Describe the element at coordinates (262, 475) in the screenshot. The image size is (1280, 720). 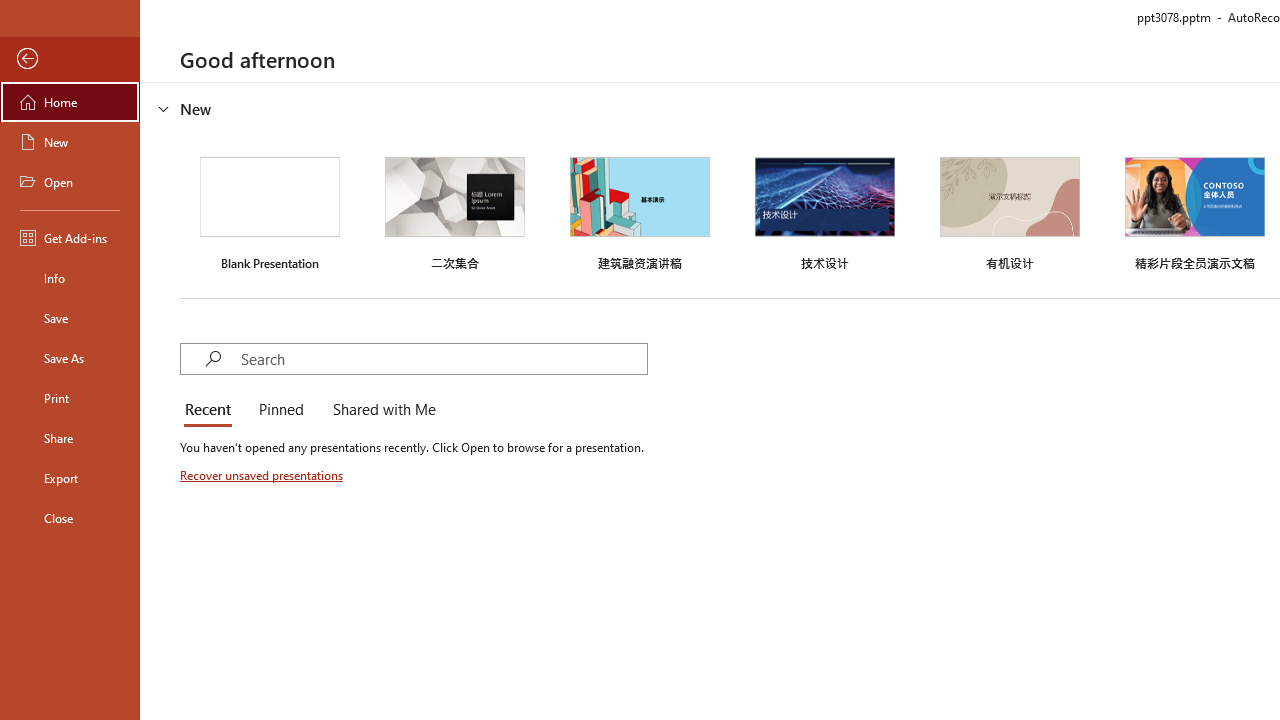
I see `'Recover unsaved presentations'` at that location.